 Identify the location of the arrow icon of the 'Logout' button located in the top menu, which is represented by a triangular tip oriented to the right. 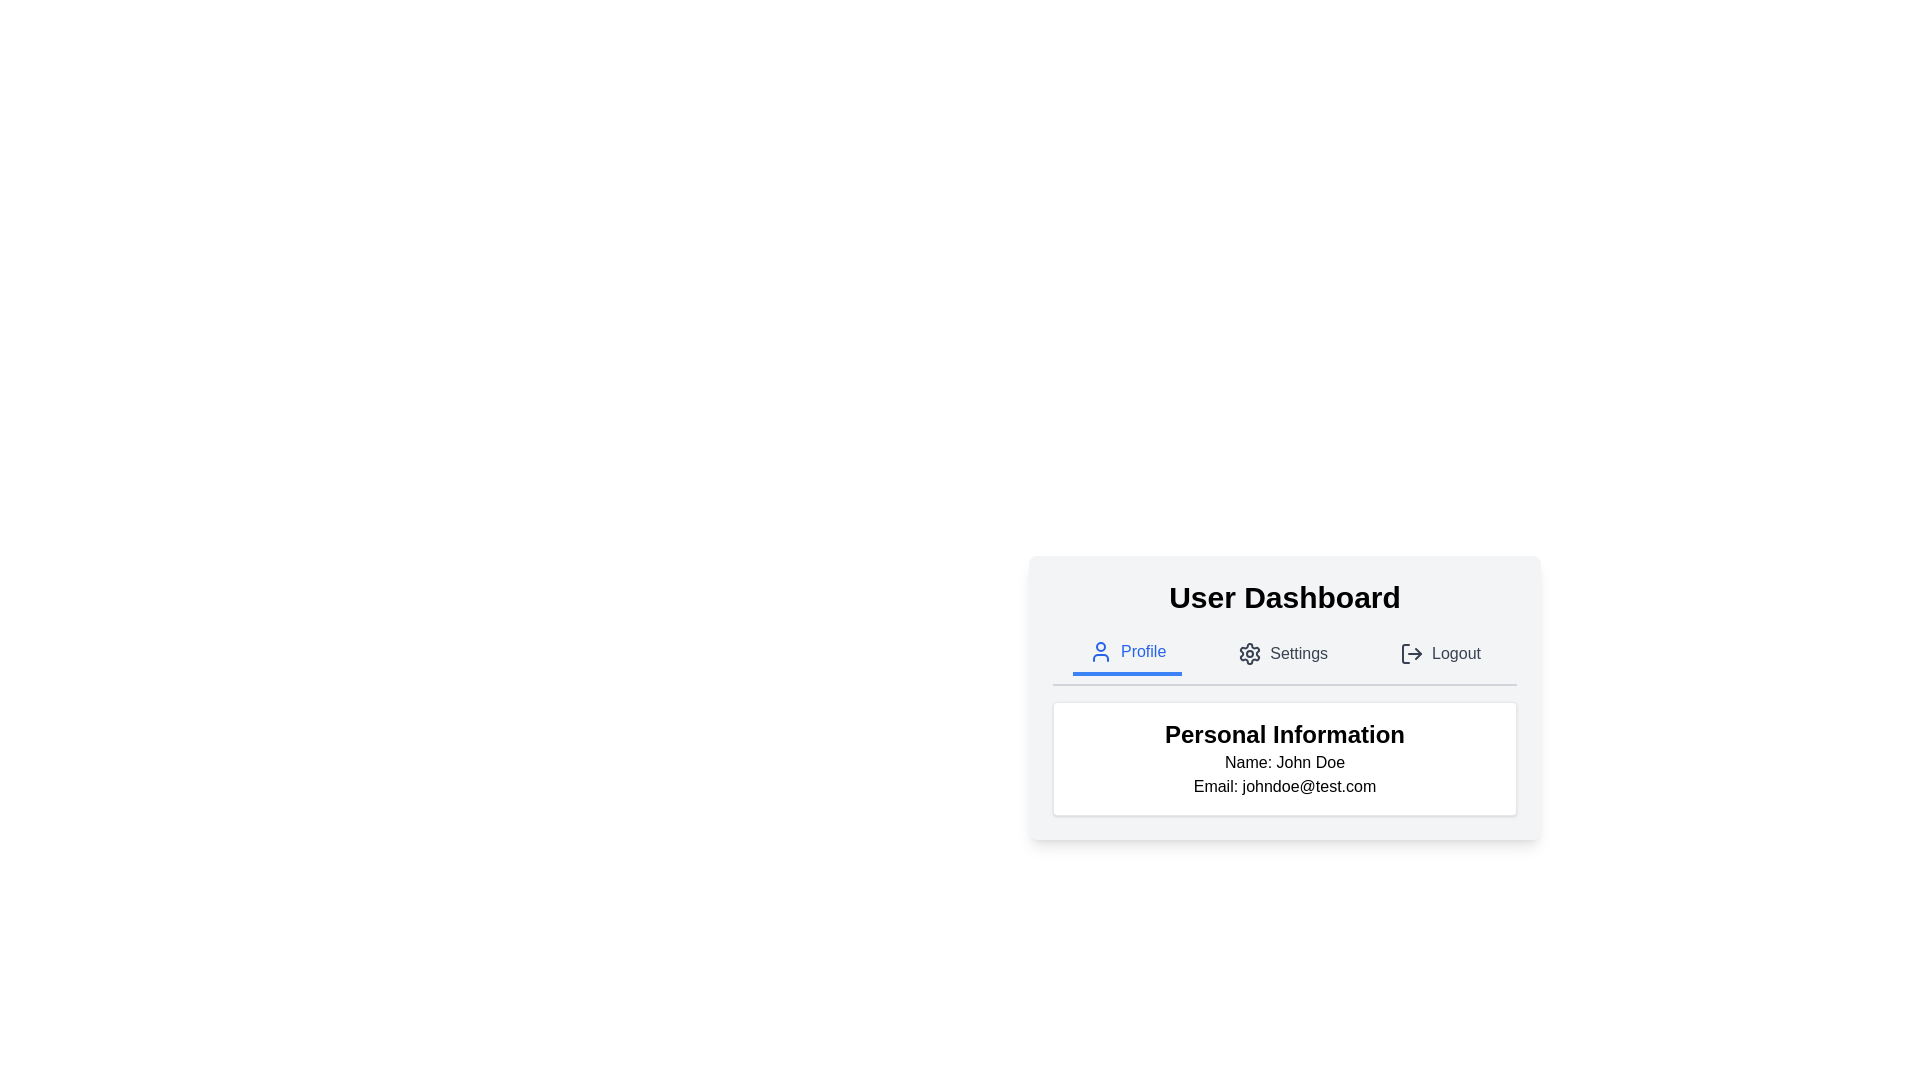
(1417, 654).